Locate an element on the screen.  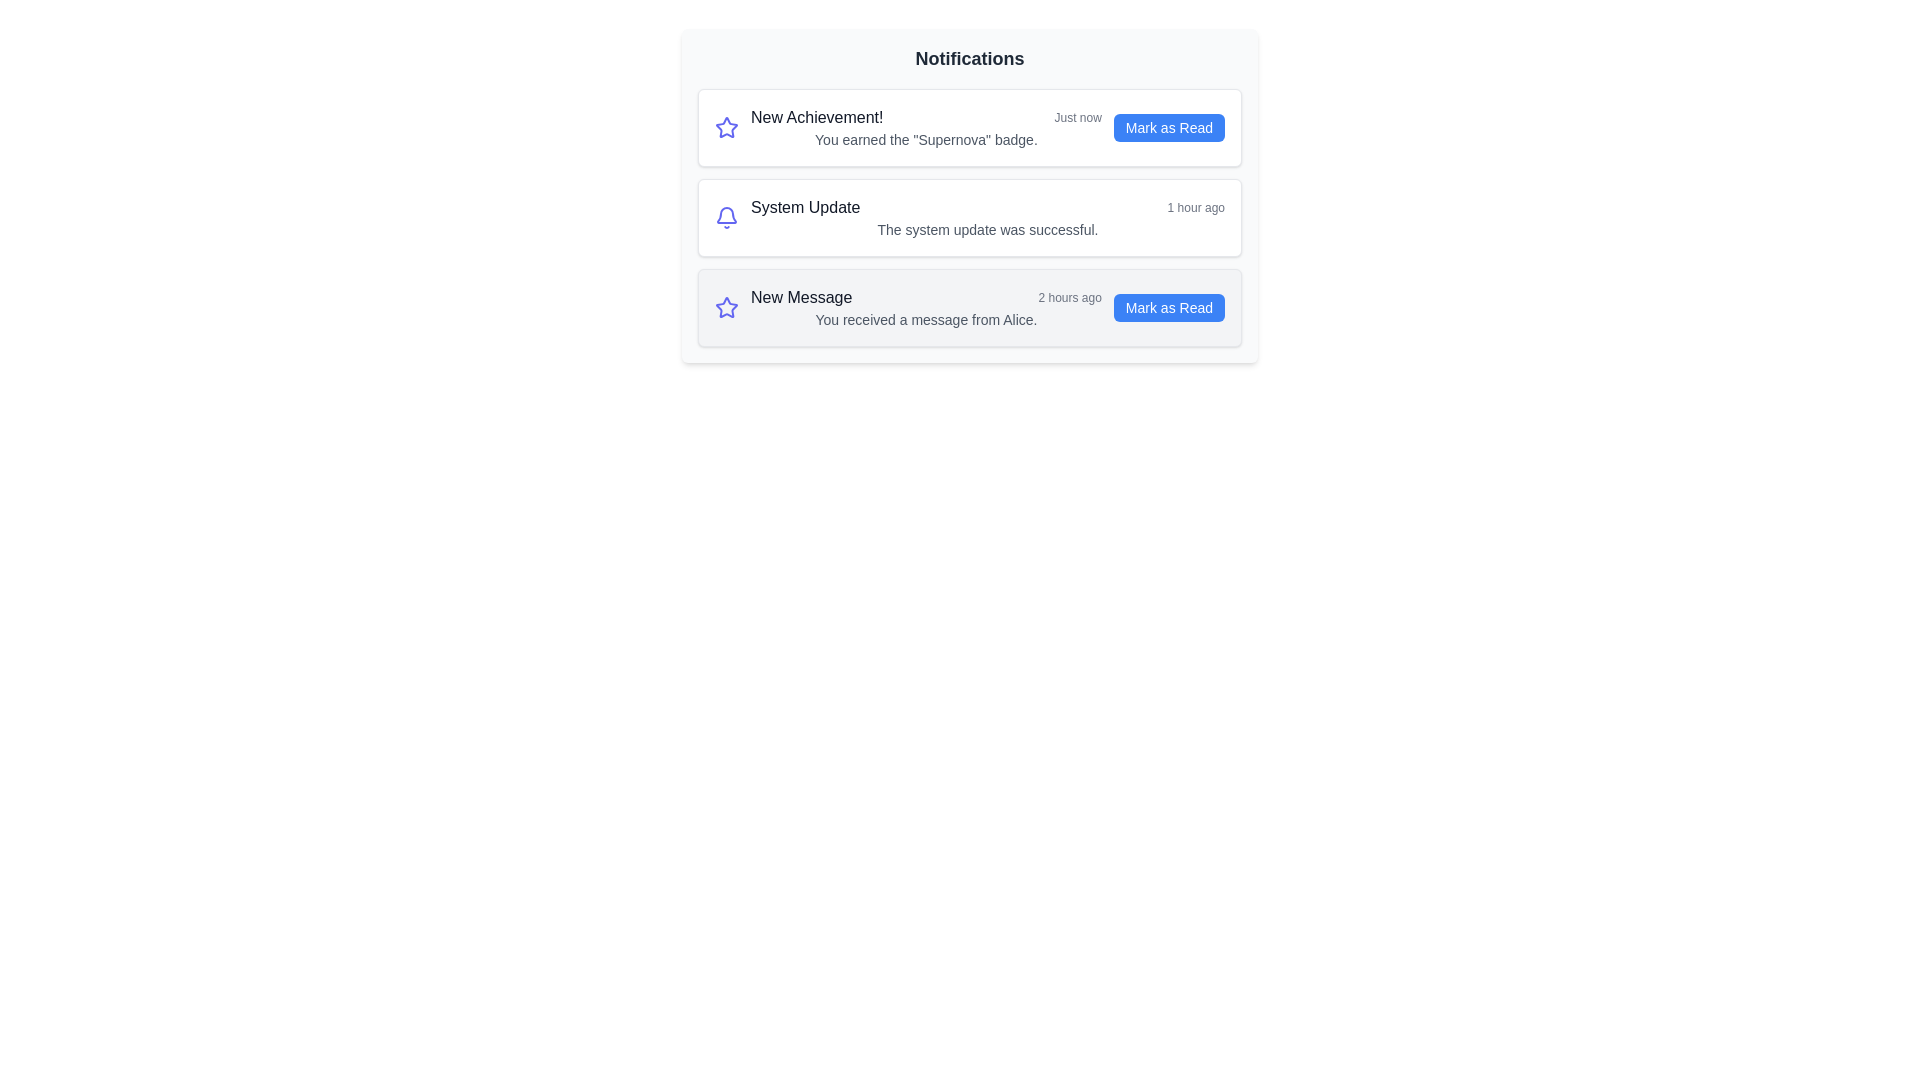
the static text element displaying the message 'You earned the 'Supernova' badge.' which is styled in a smaller, gray font and located below the bold heading 'New Achievement!' is located at coordinates (925, 138).